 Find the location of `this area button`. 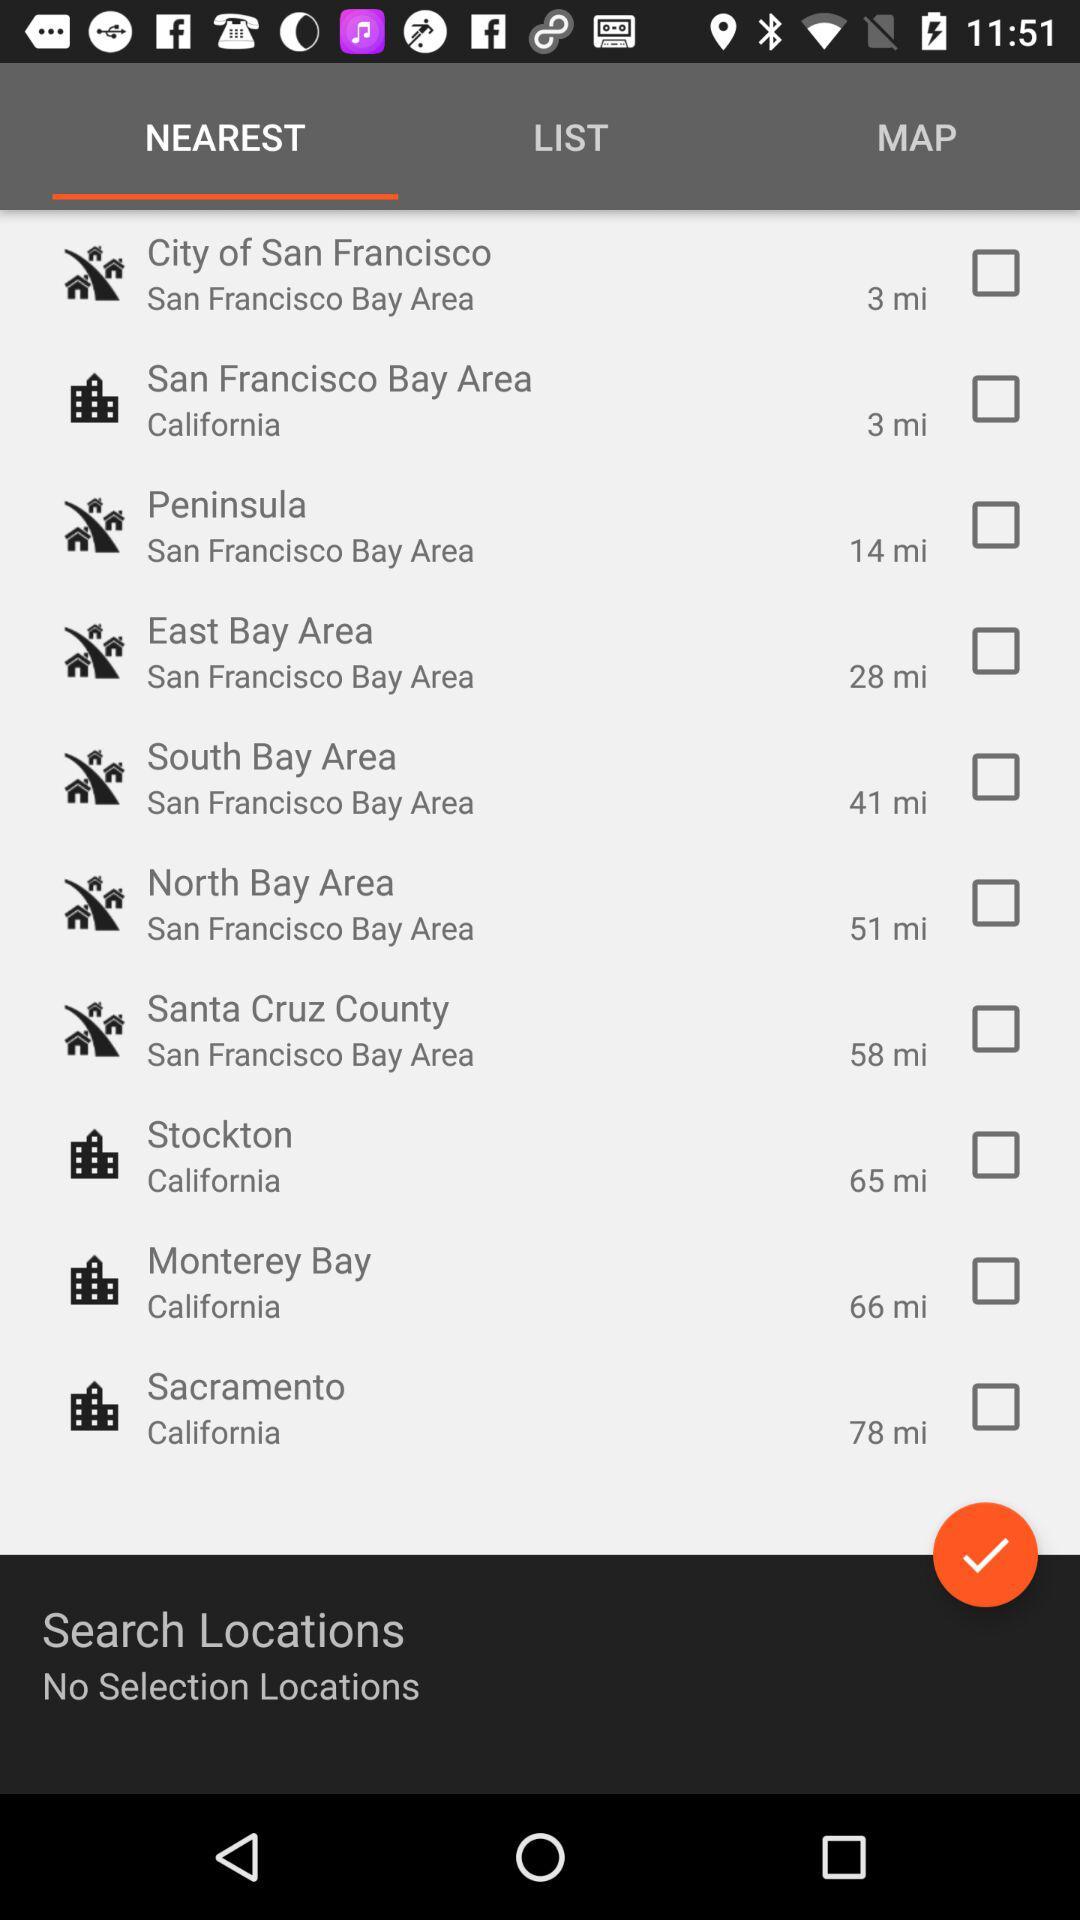

this area button is located at coordinates (995, 272).